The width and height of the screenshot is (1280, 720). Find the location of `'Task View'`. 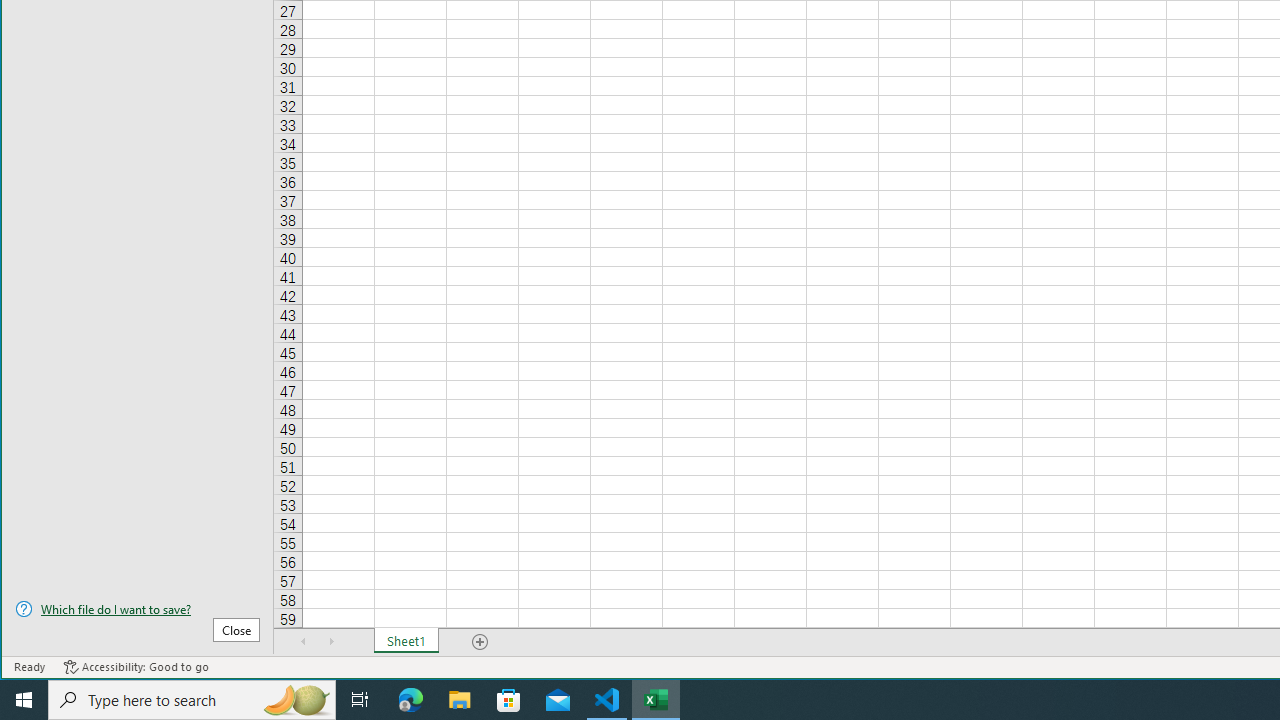

'Task View' is located at coordinates (359, 698).